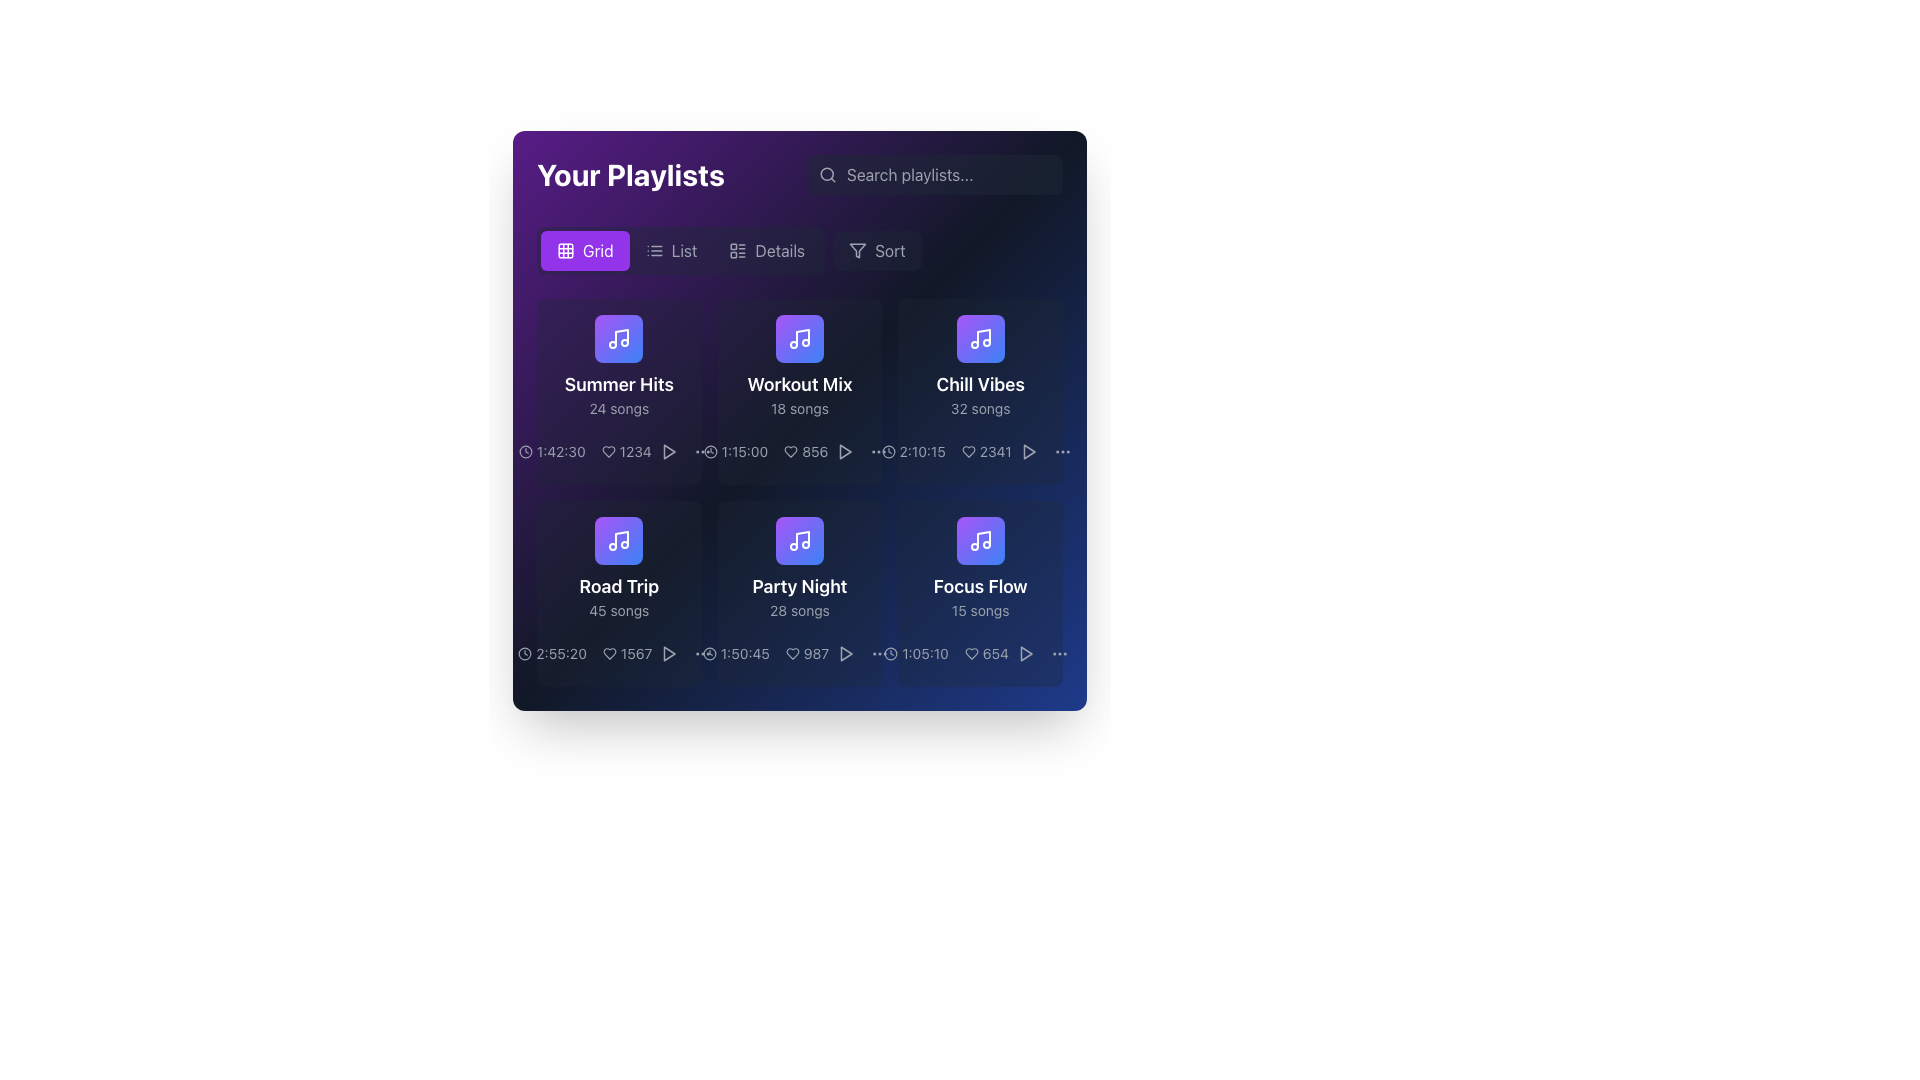 Image resolution: width=1920 pixels, height=1080 pixels. What do you see at coordinates (584, 249) in the screenshot?
I see `the 'Grid' button, which is the first button in a row of three buttons at the top of the playlist management interface` at bounding box center [584, 249].